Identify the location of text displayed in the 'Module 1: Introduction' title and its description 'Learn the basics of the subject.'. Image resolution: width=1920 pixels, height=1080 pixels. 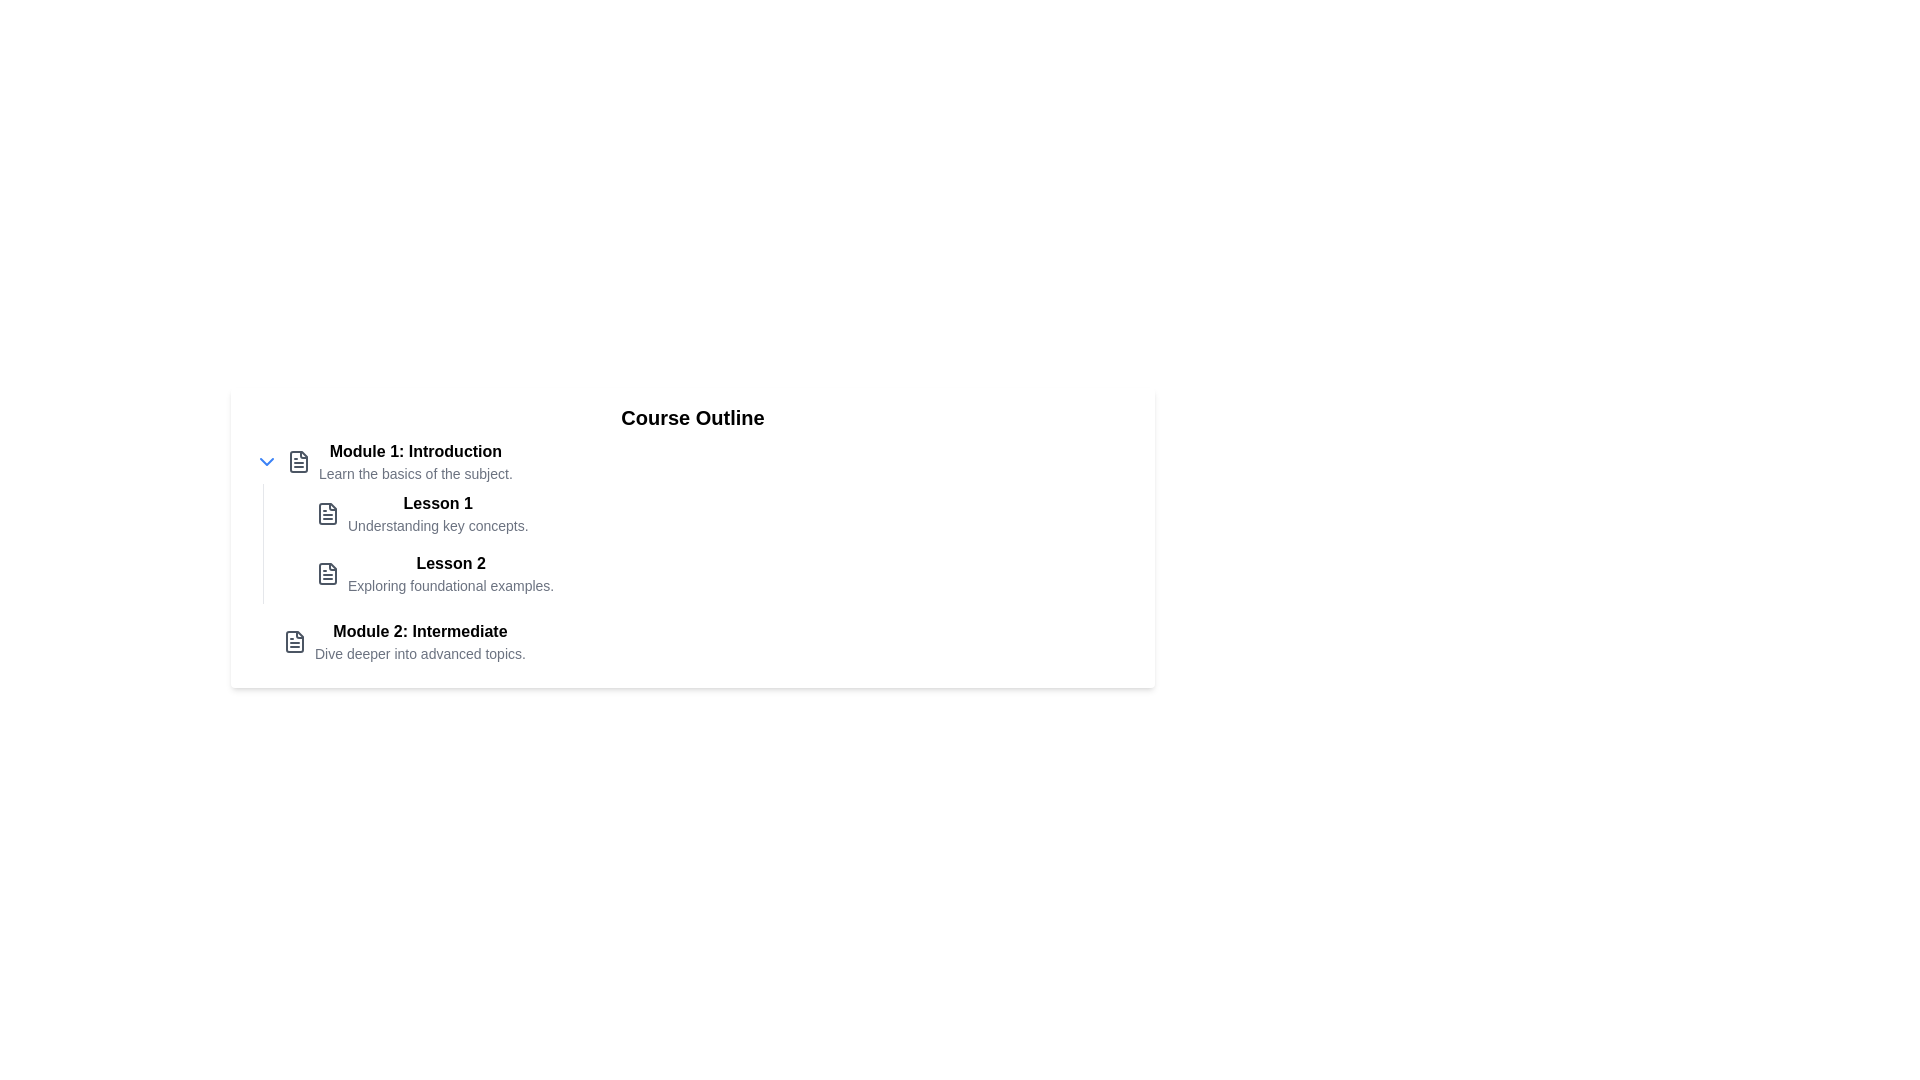
(414, 462).